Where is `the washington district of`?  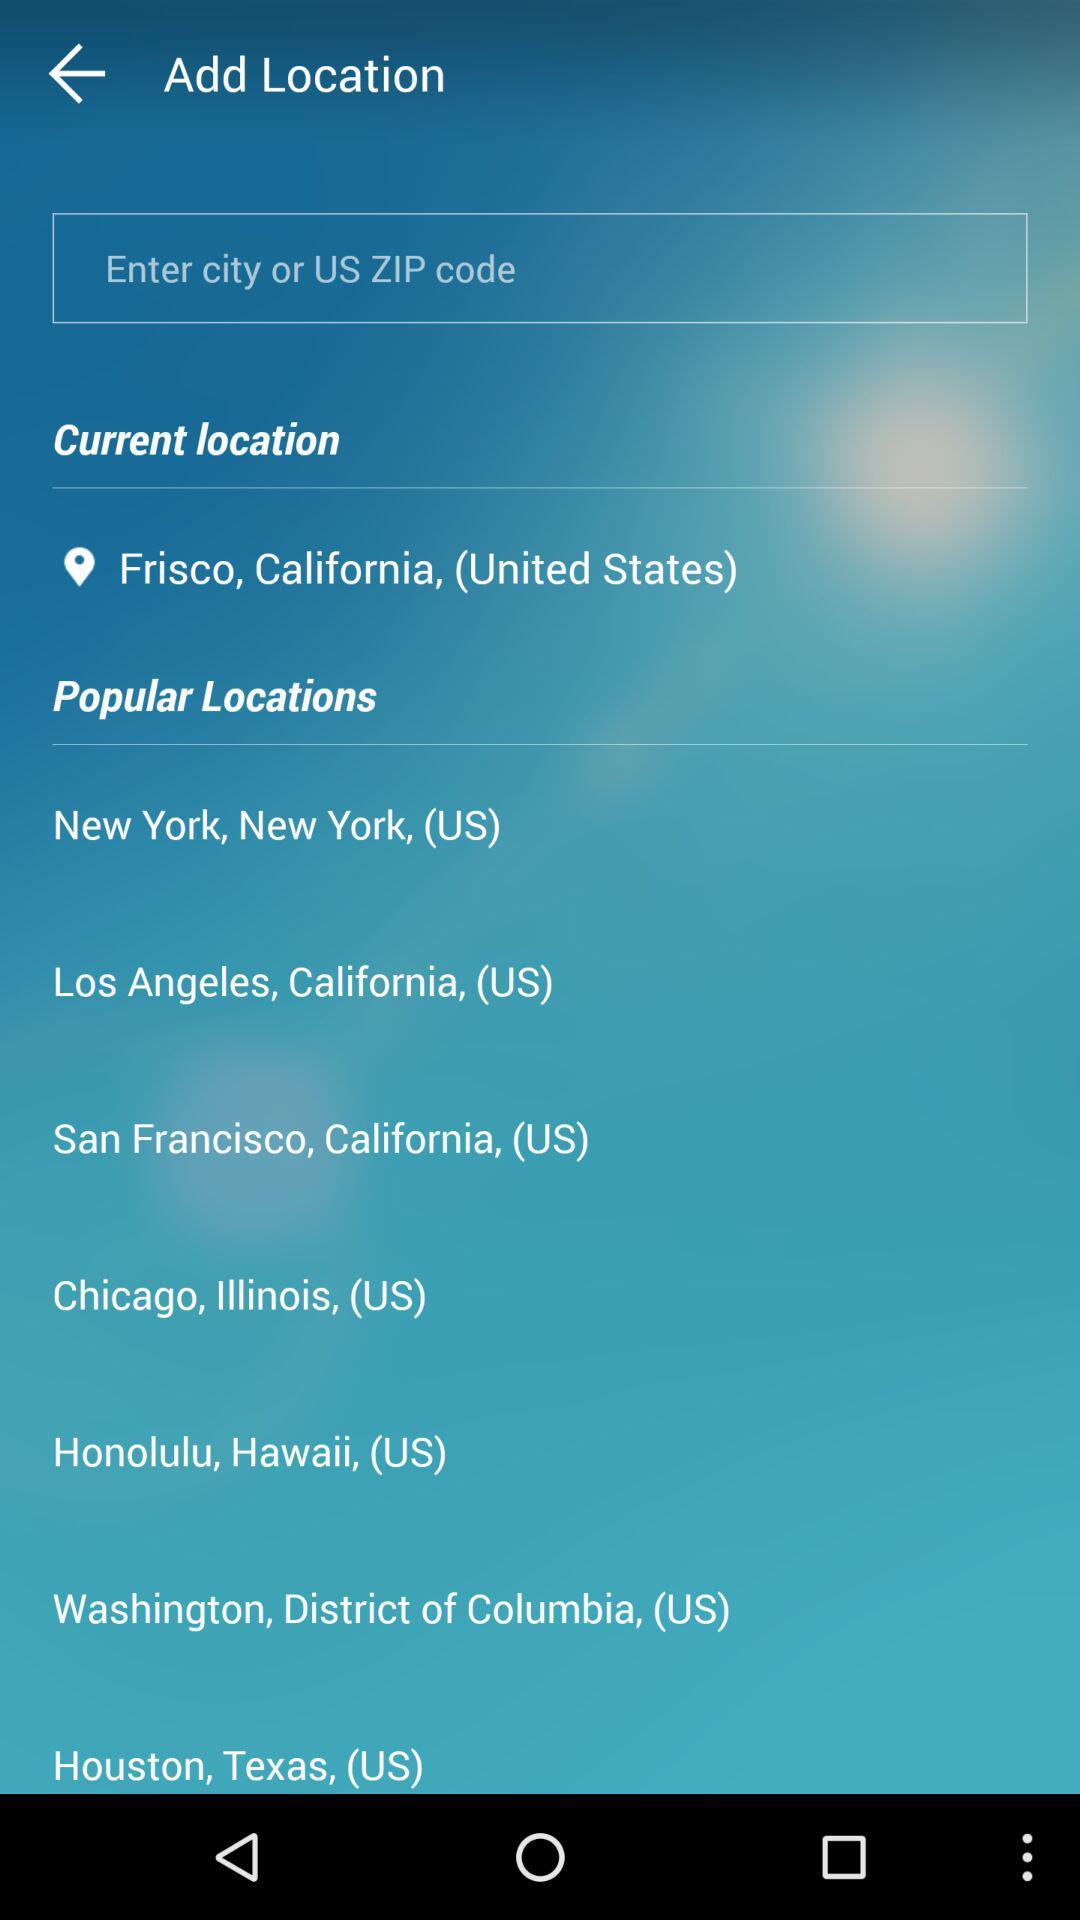
the washington district of is located at coordinates (391, 1607).